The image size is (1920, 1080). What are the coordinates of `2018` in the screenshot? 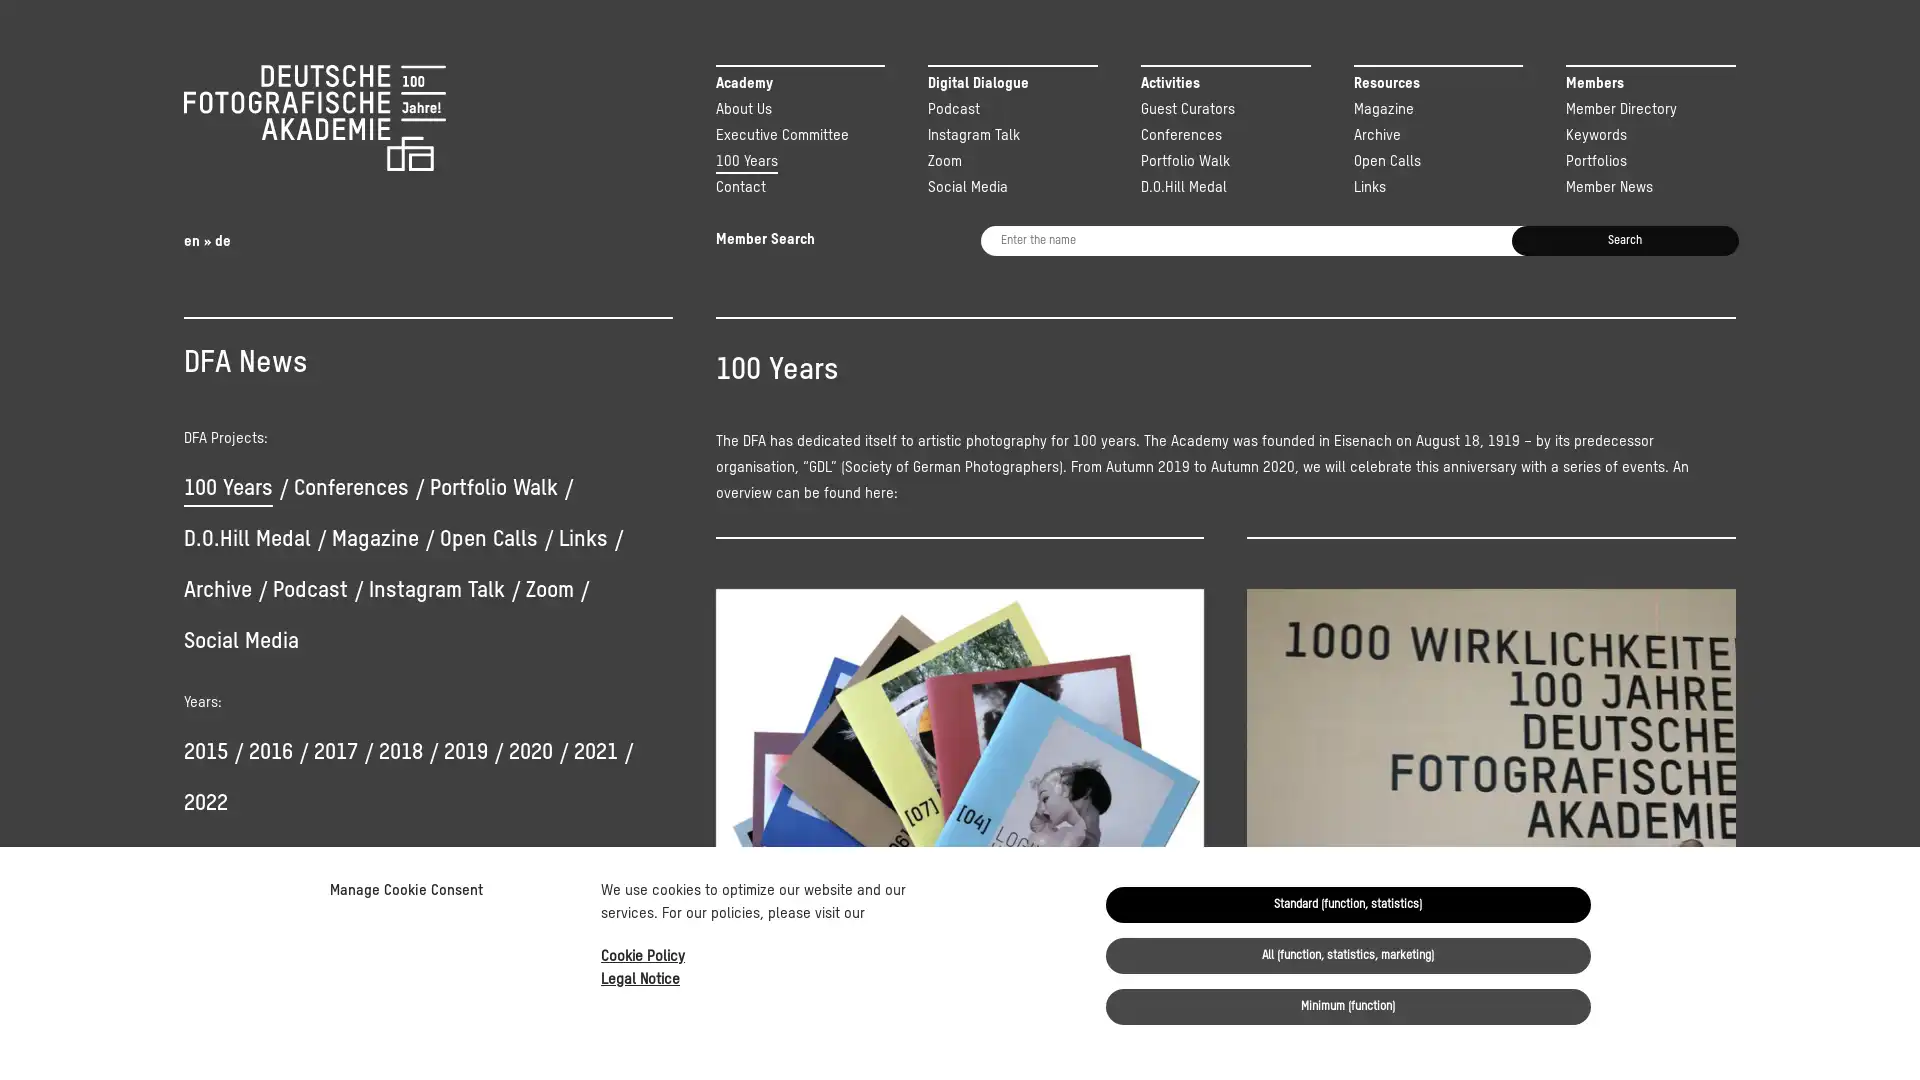 It's located at (400, 752).